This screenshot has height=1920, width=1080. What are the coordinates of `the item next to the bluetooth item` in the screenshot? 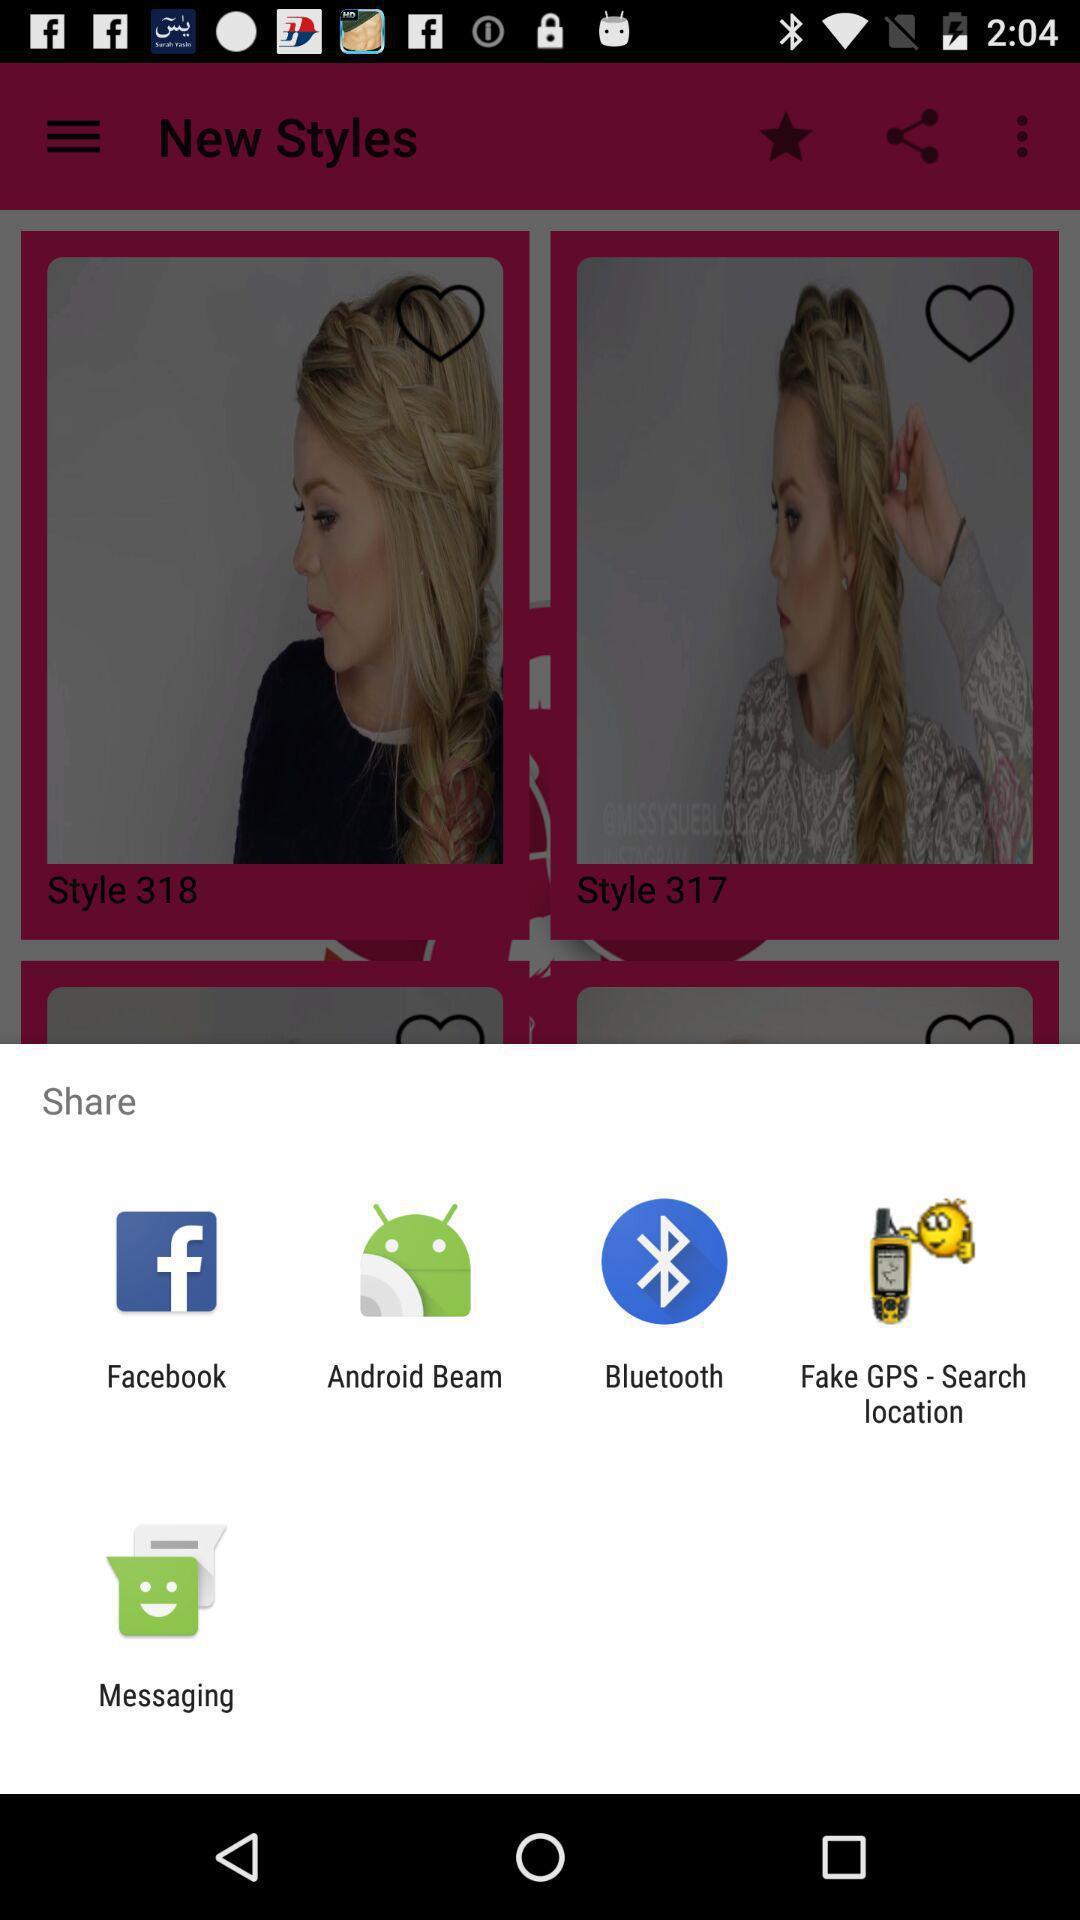 It's located at (414, 1392).